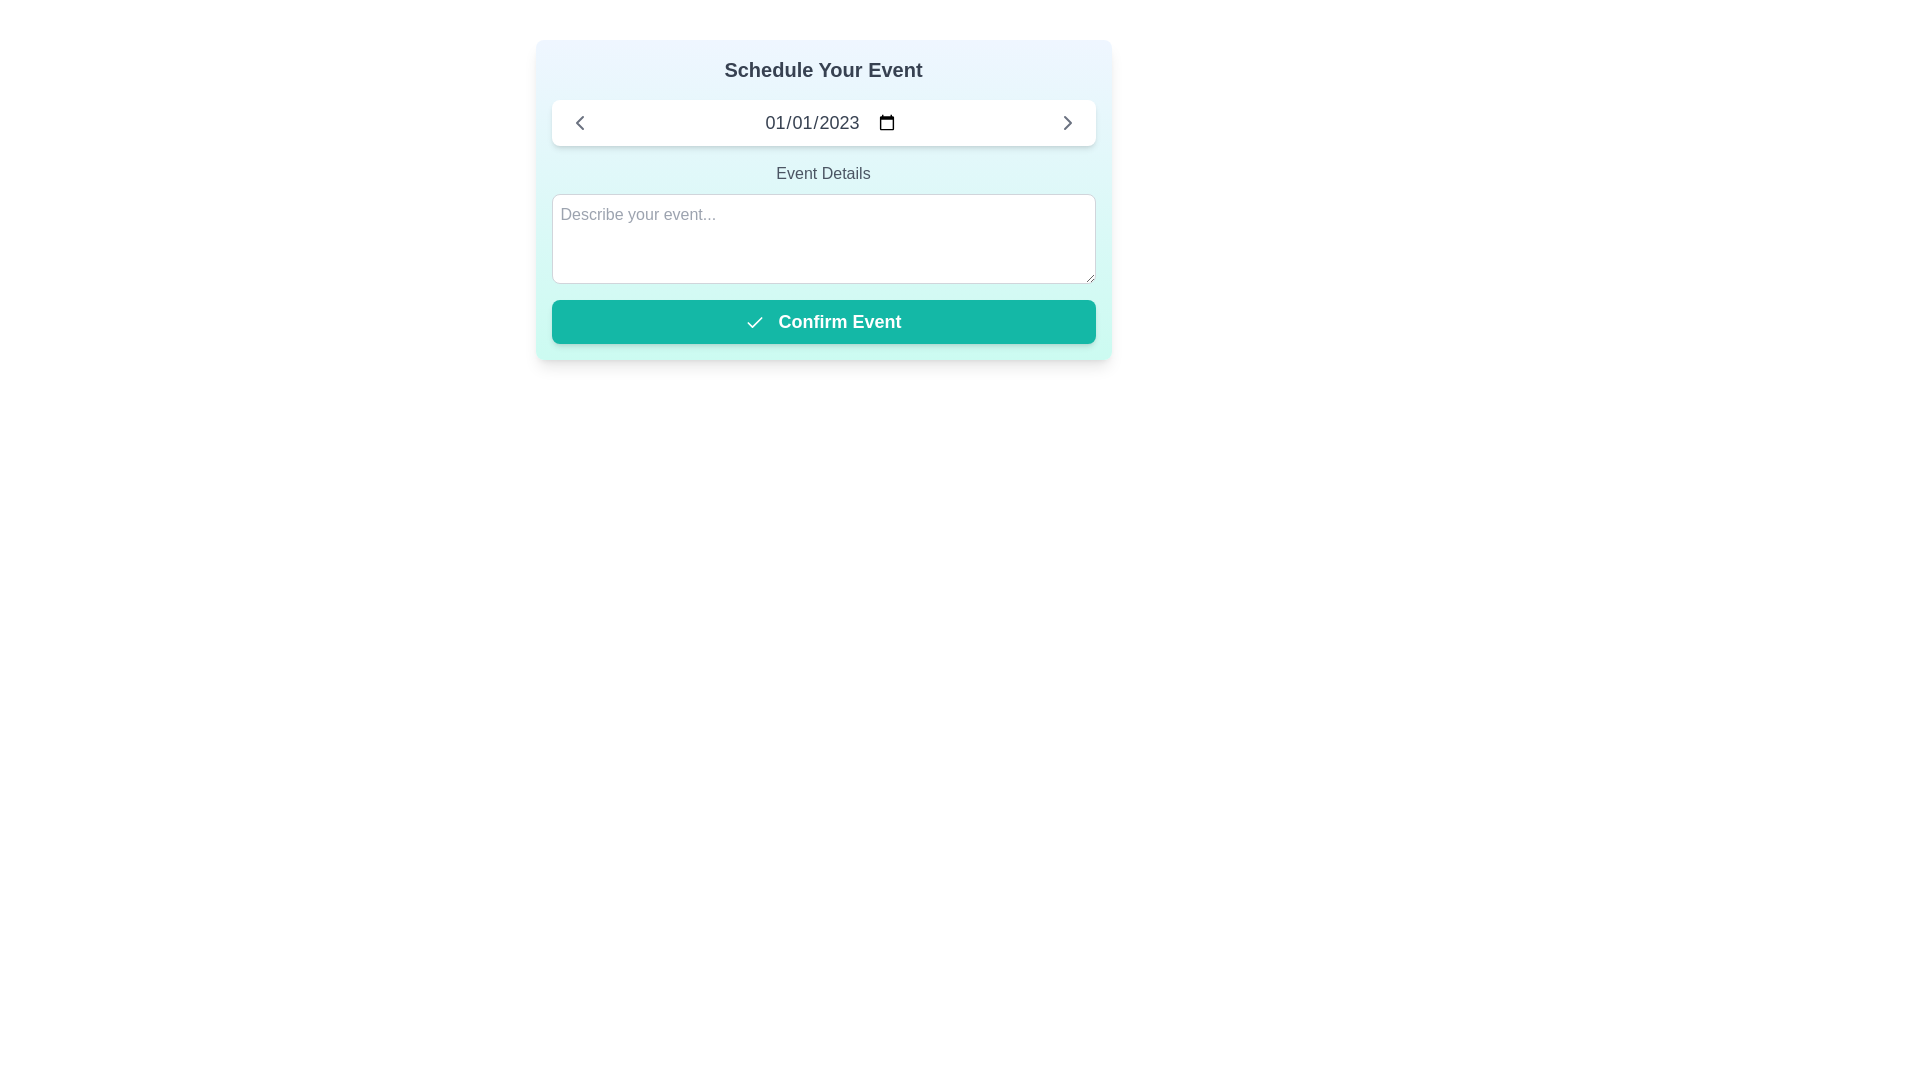 This screenshot has height=1080, width=1920. I want to click on a date in the Date Picker Input Field located centrally in the top portion of the interface, so click(823, 123).